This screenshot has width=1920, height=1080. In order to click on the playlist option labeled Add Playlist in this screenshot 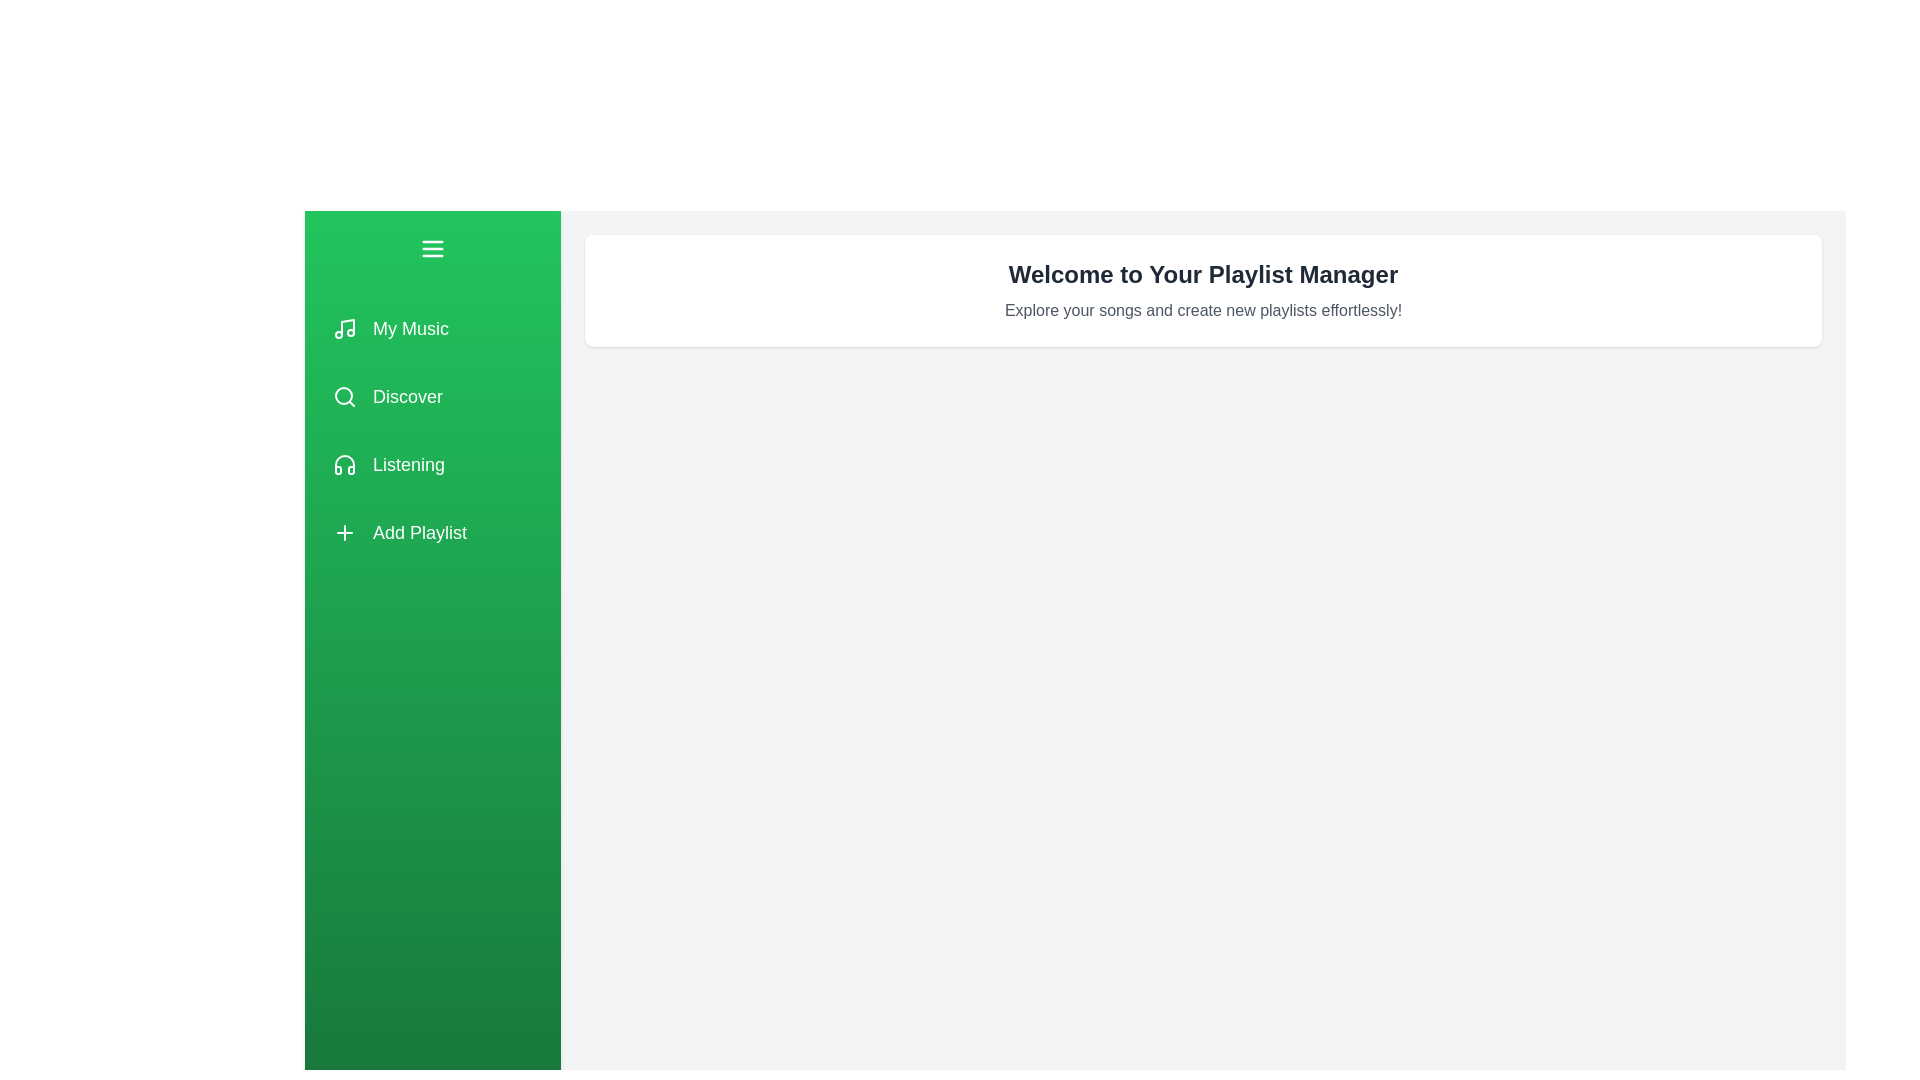, I will do `click(431, 531)`.